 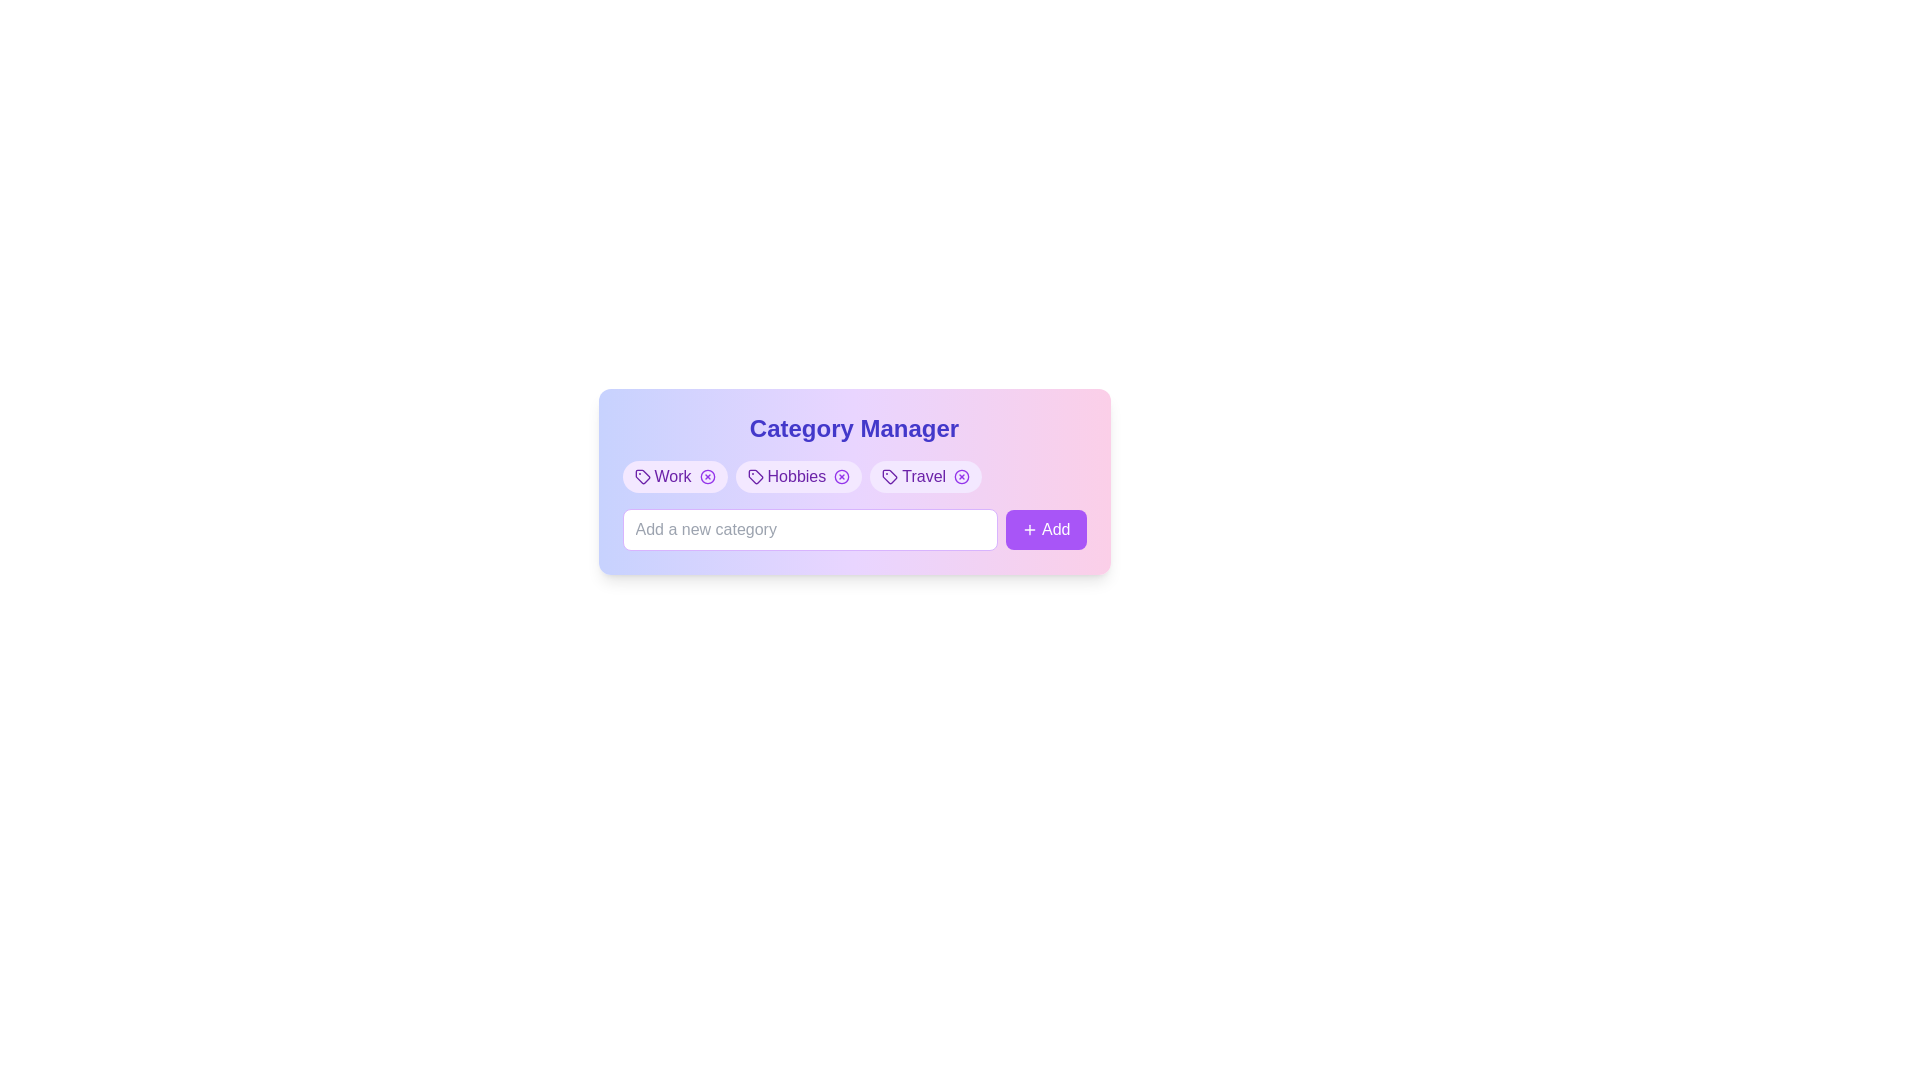 I want to click on the 'Work' text label within the tag component to initiate interactions such as removal or modification, so click(x=672, y=477).